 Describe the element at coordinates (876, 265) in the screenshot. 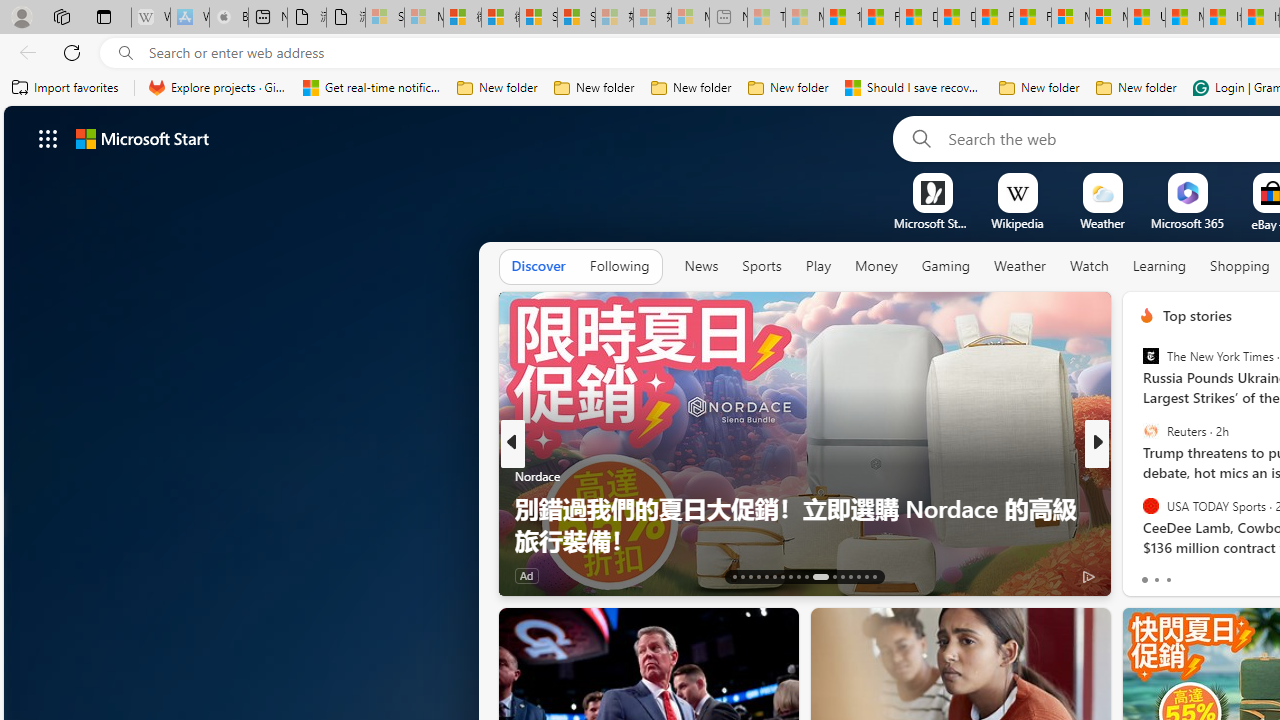

I see `'Money'` at that location.